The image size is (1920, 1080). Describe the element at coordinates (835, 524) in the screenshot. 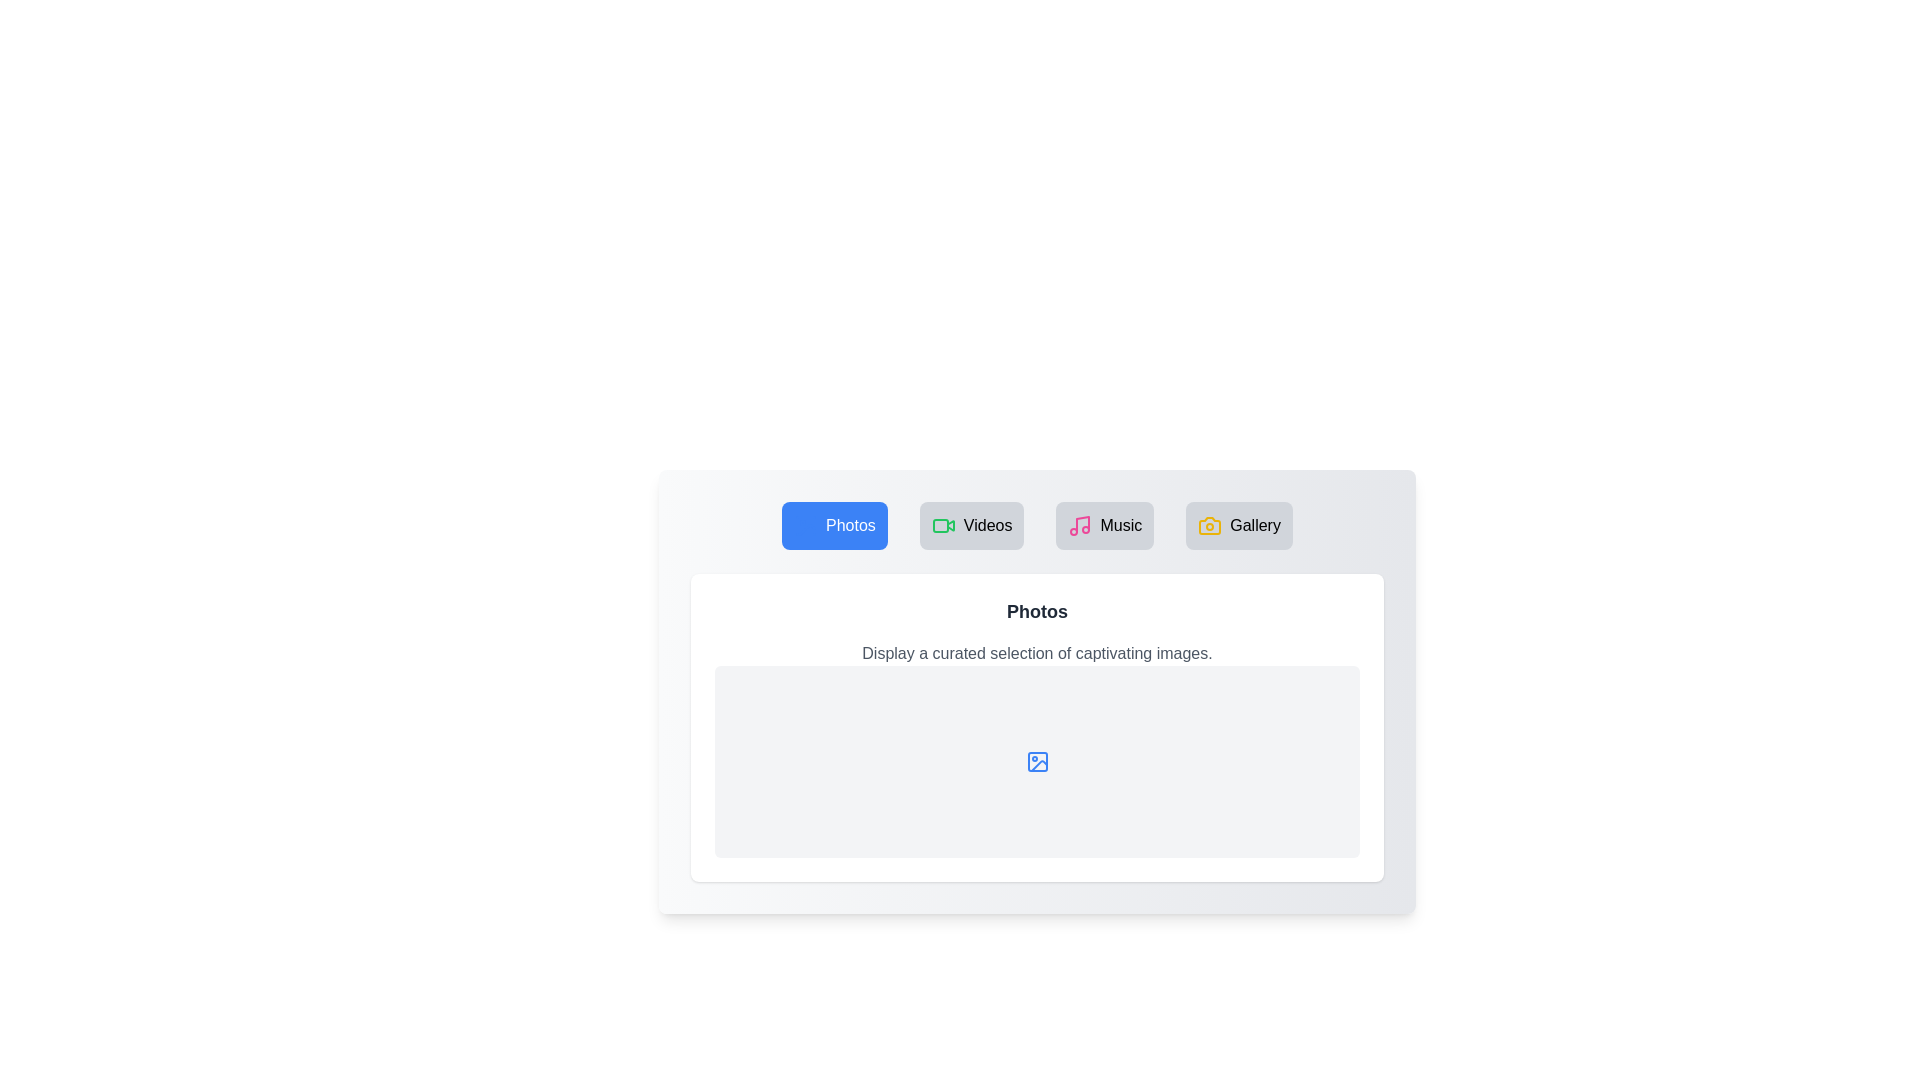

I see `the tab labeled Photos to view its content` at that location.